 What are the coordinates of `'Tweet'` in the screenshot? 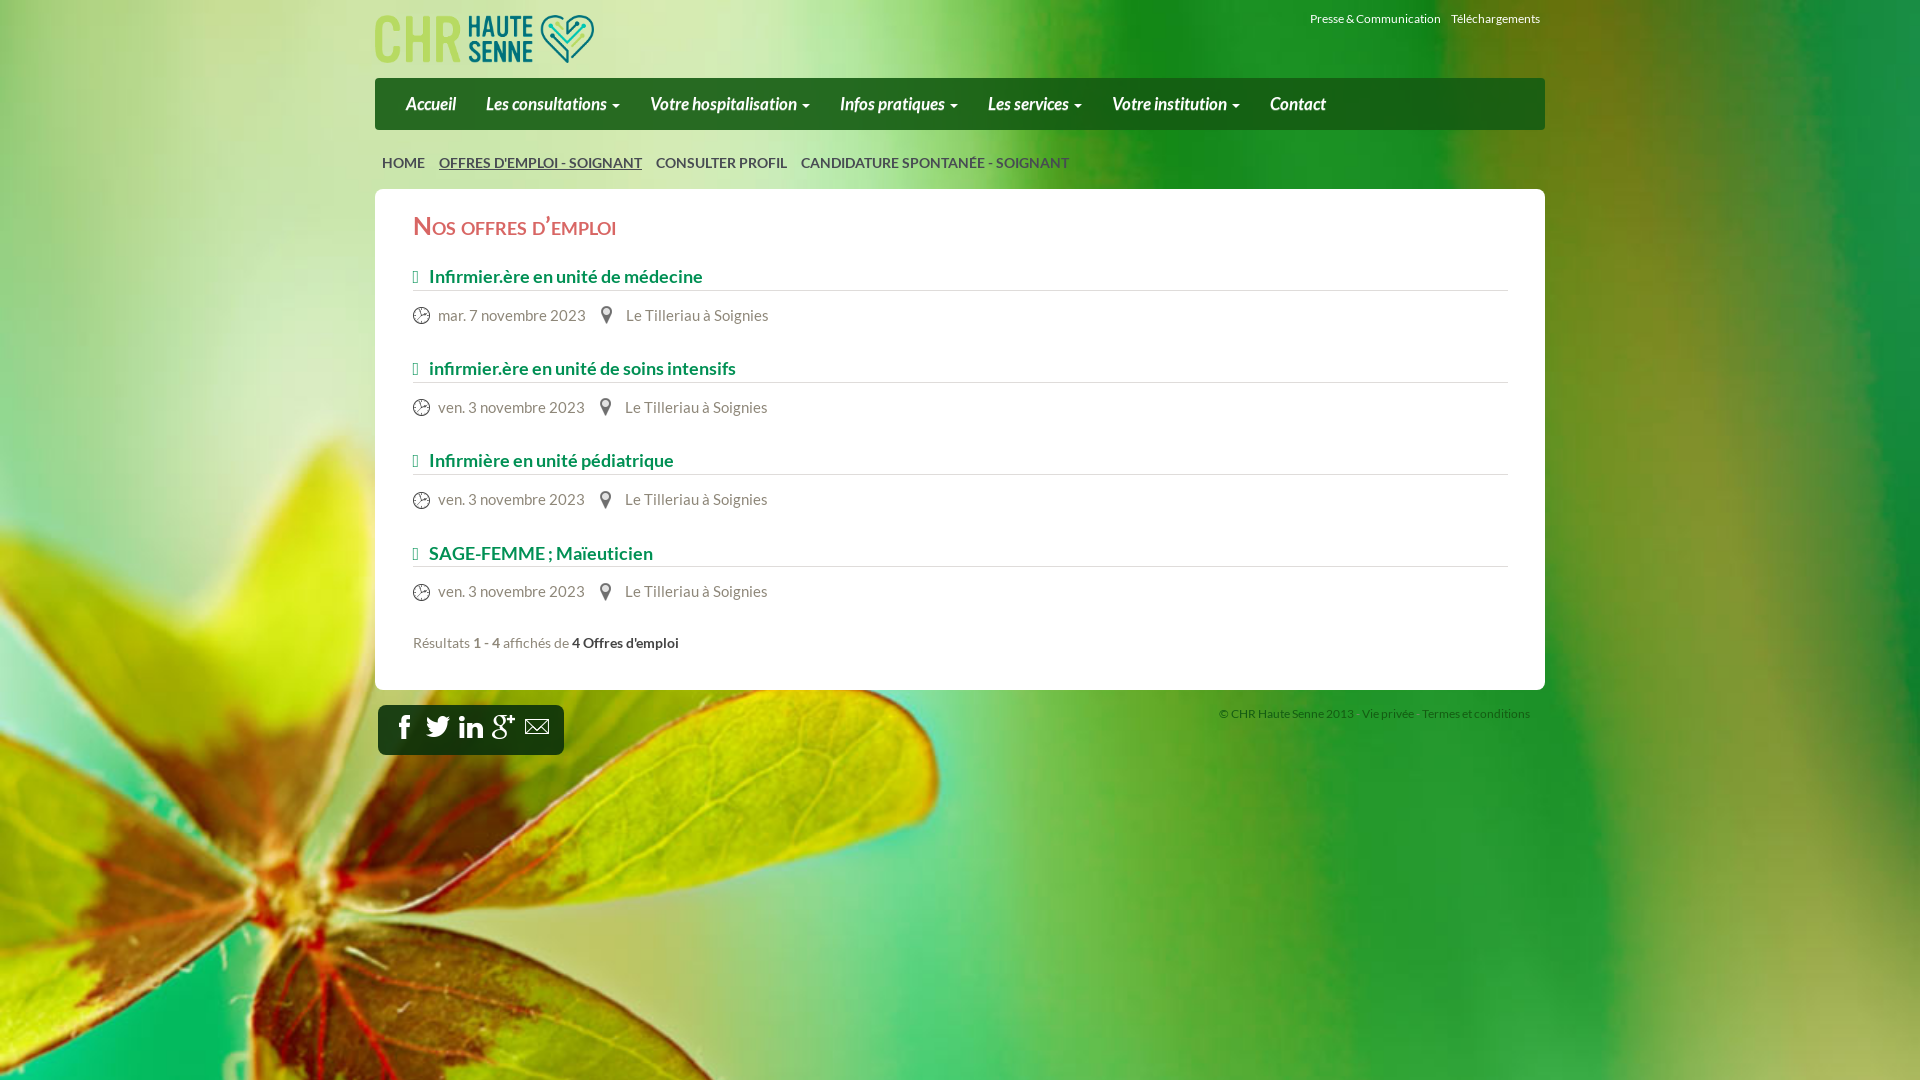 It's located at (436, 726).